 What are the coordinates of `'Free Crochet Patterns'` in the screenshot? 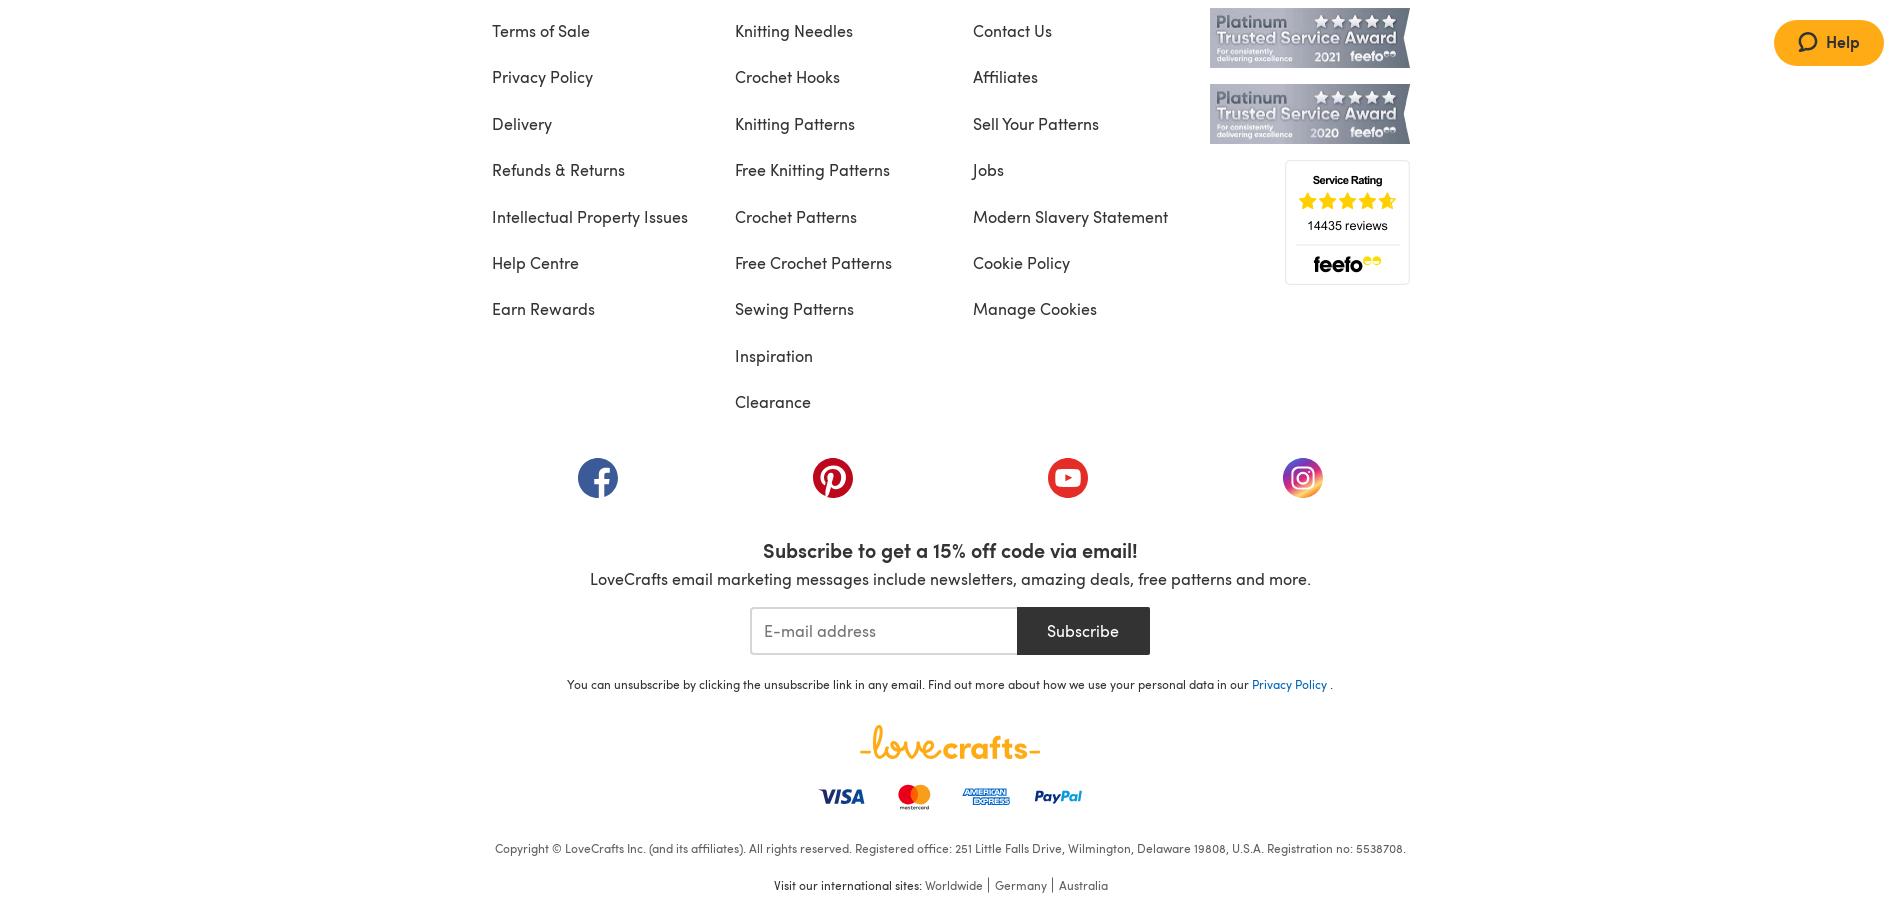 It's located at (812, 260).